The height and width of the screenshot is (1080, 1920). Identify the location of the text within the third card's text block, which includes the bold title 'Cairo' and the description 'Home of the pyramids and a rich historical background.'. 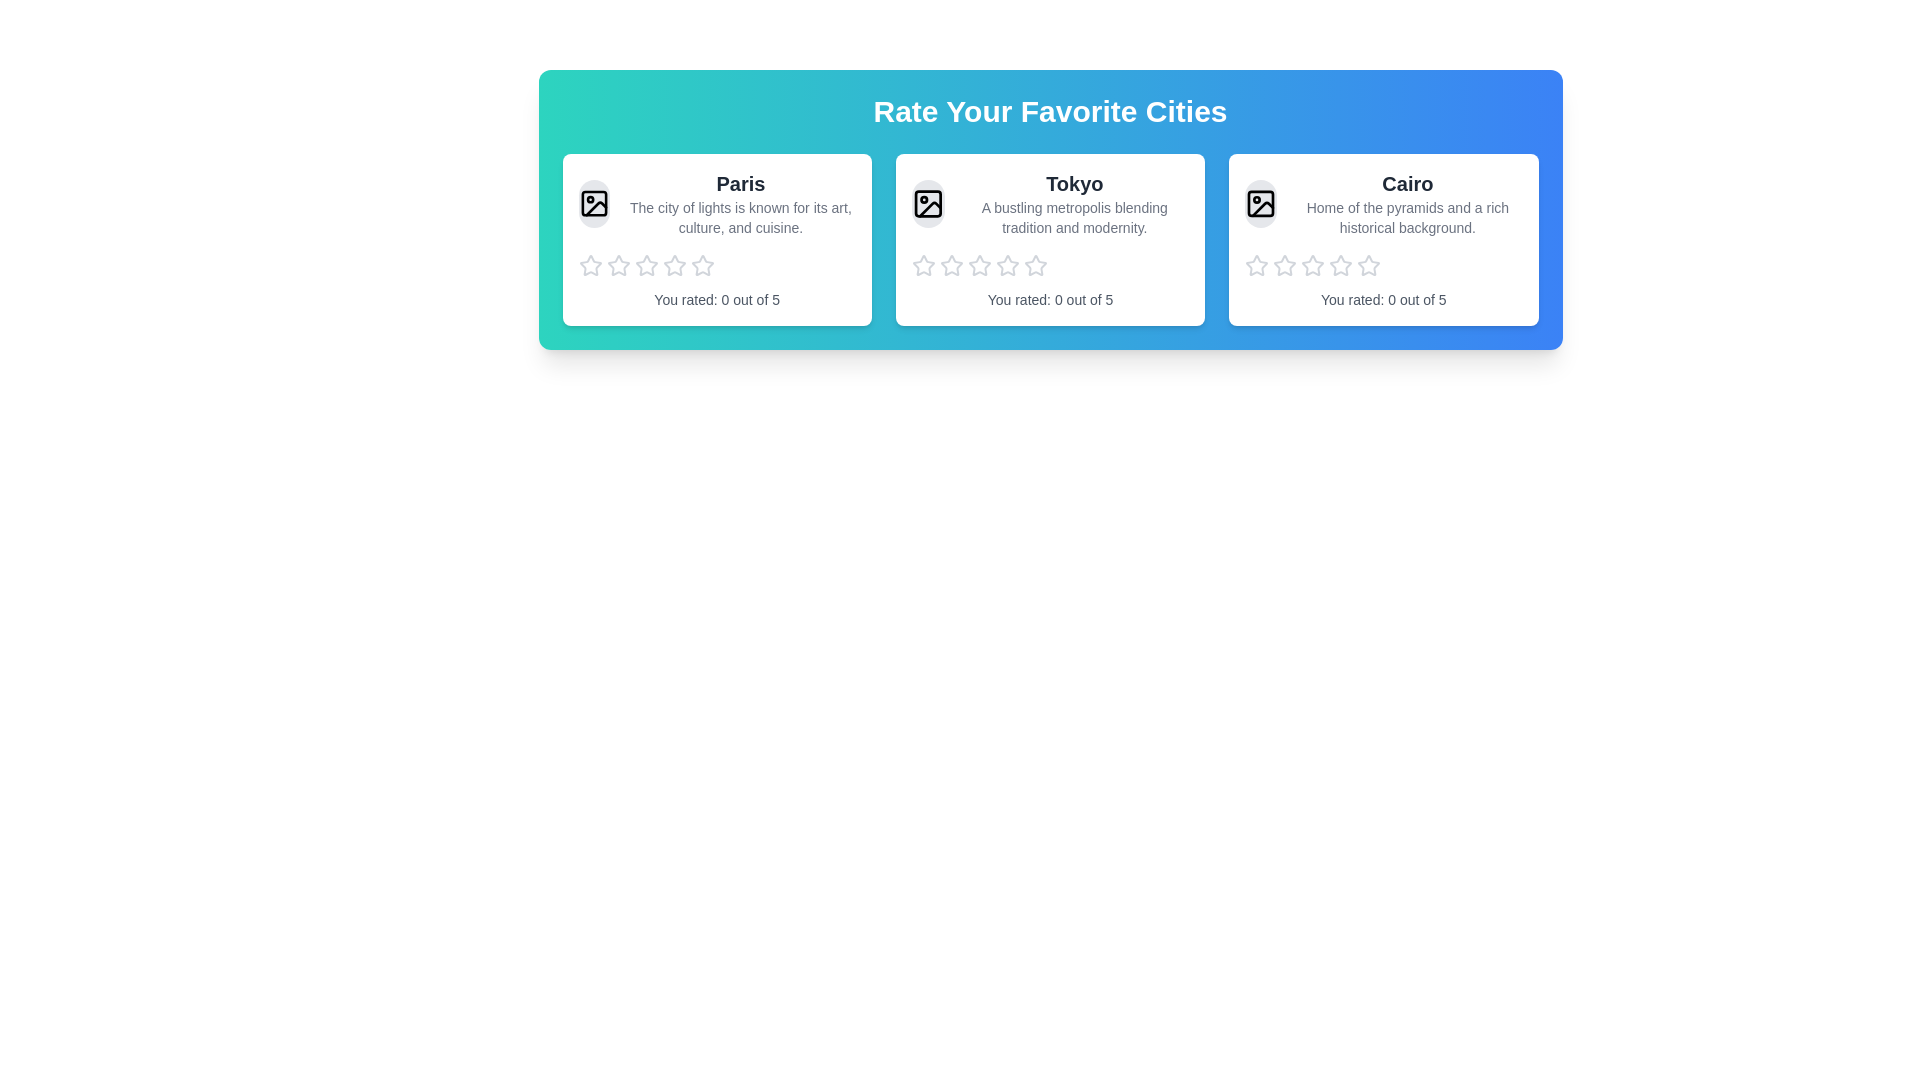
(1406, 204).